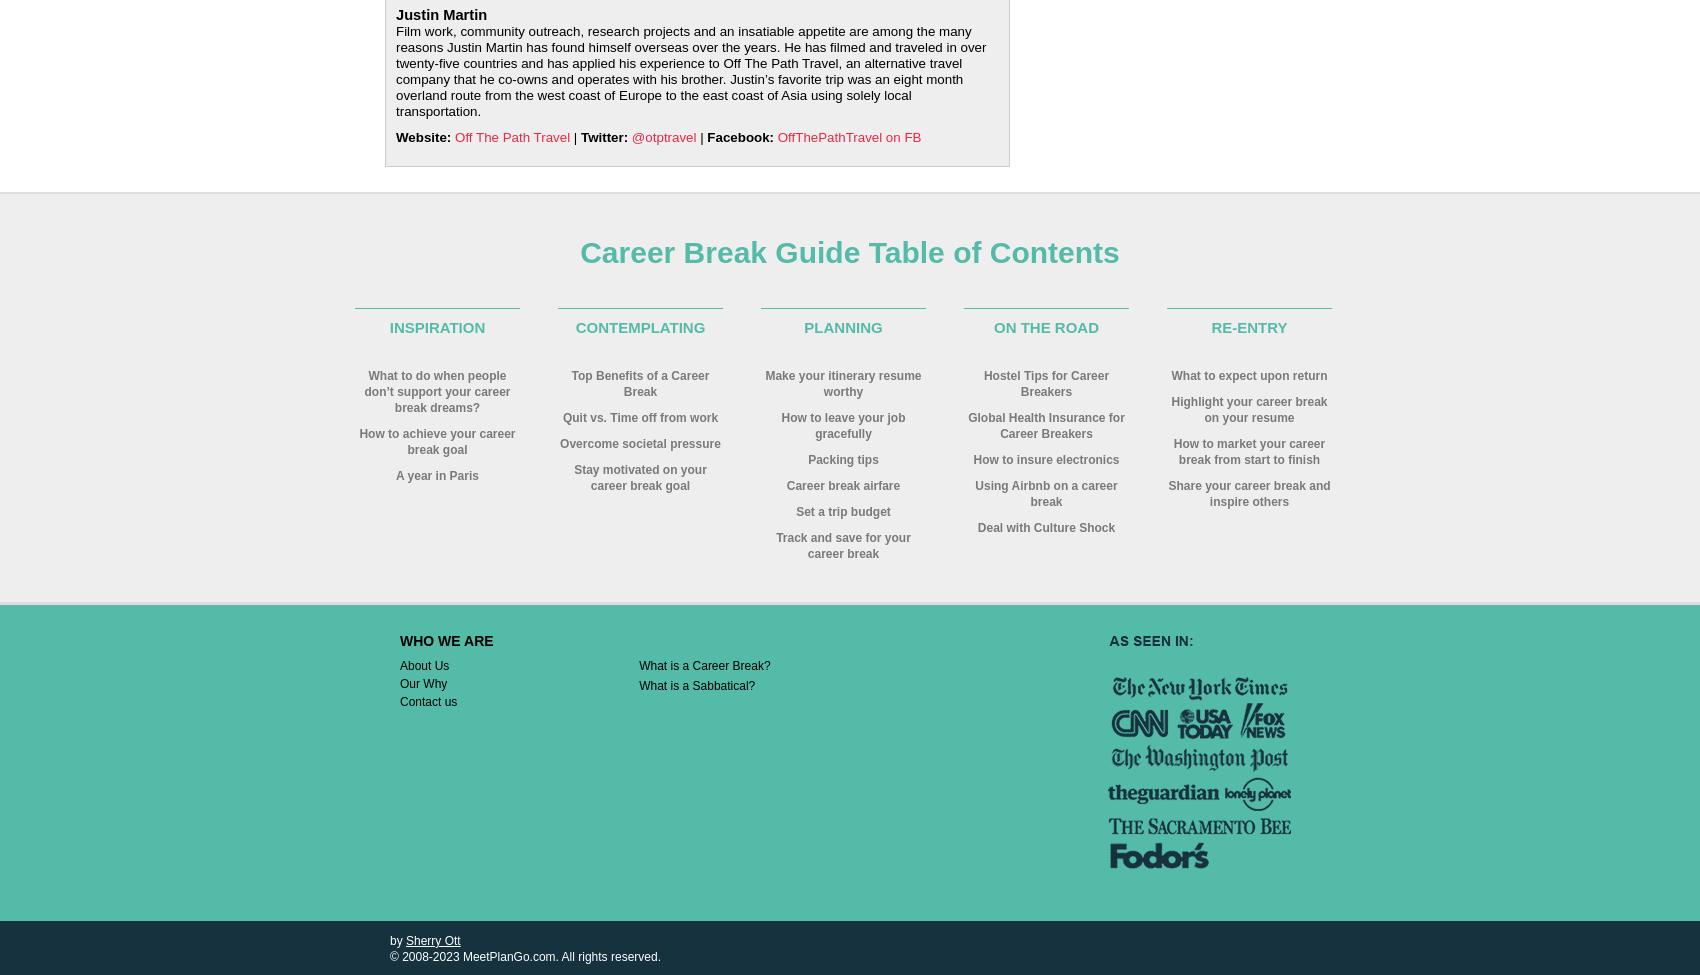  What do you see at coordinates (663, 136) in the screenshot?
I see `'@otptravel'` at bounding box center [663, 136].